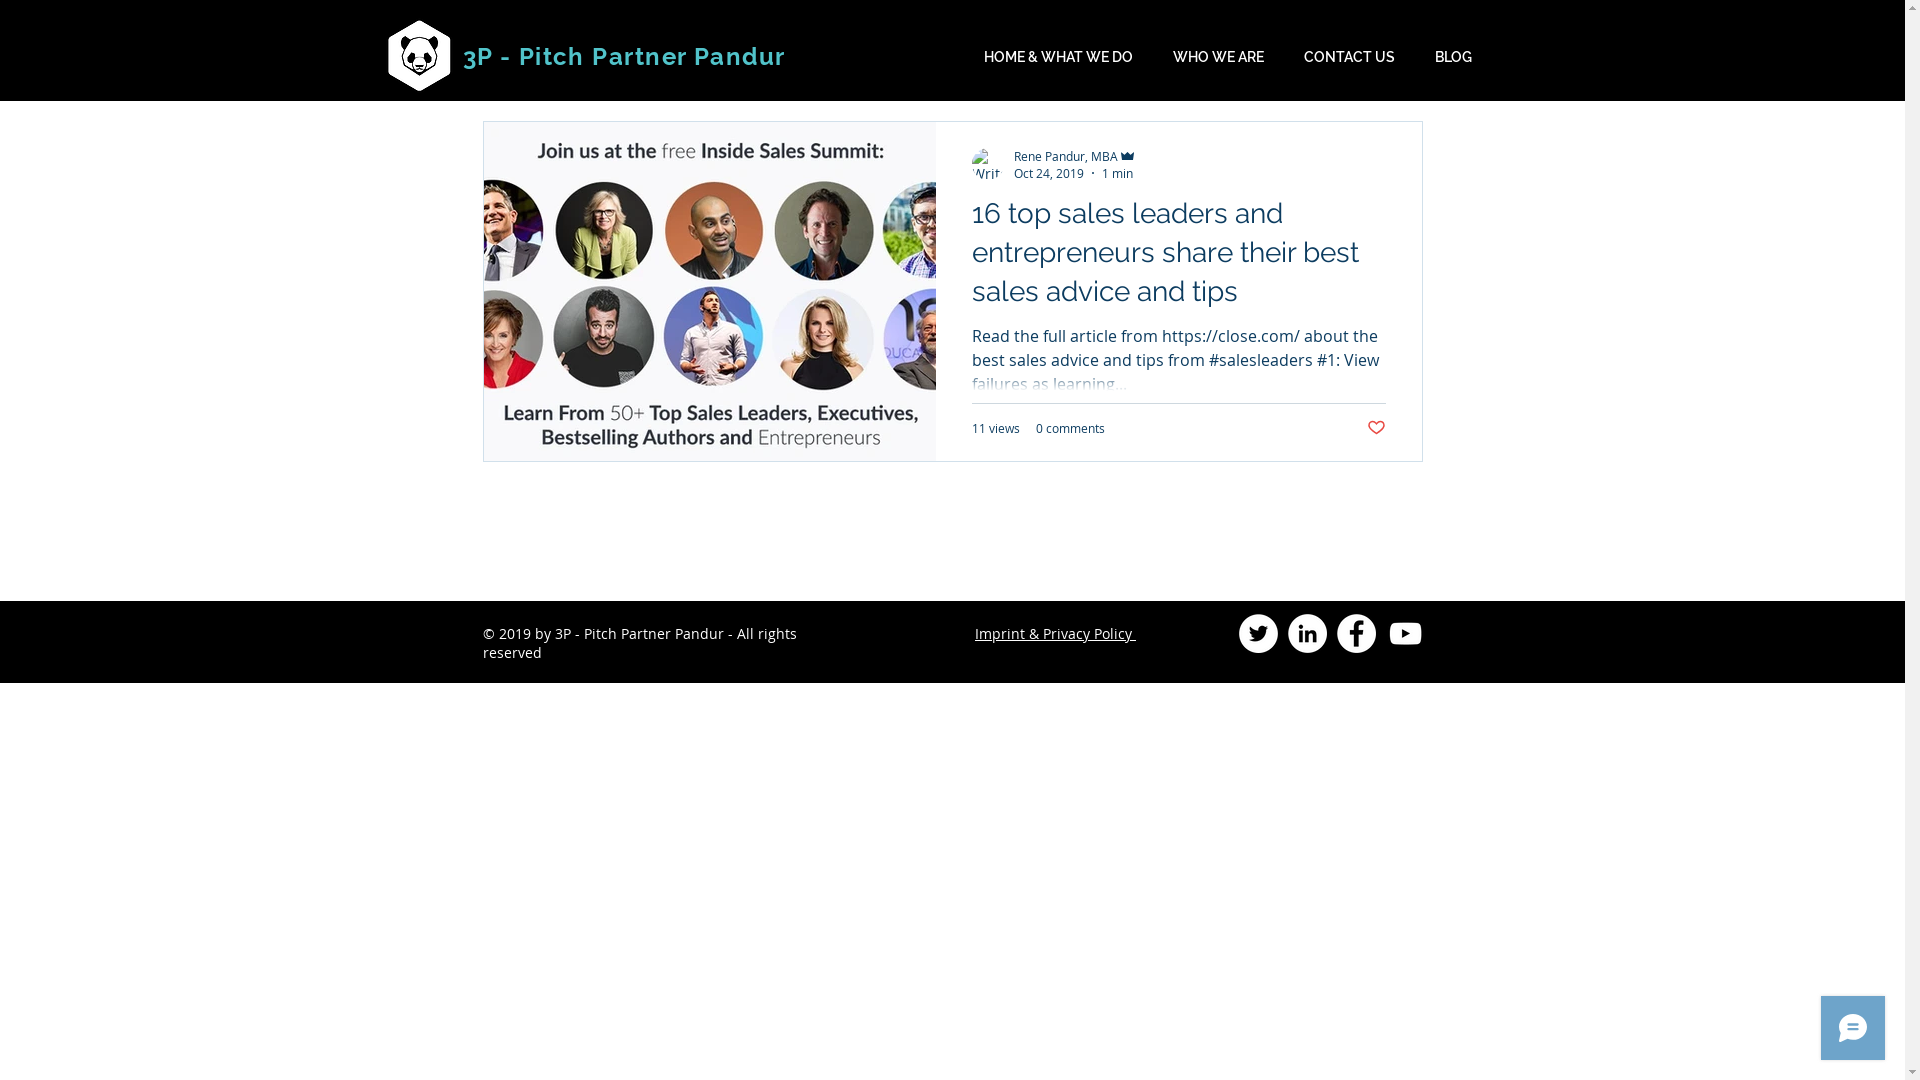 This screenshot has width=1920, height=1080. Describe the element at coordinates (1374, 427) in the screenshot. I see `'Post not marked as liked'` at that location.